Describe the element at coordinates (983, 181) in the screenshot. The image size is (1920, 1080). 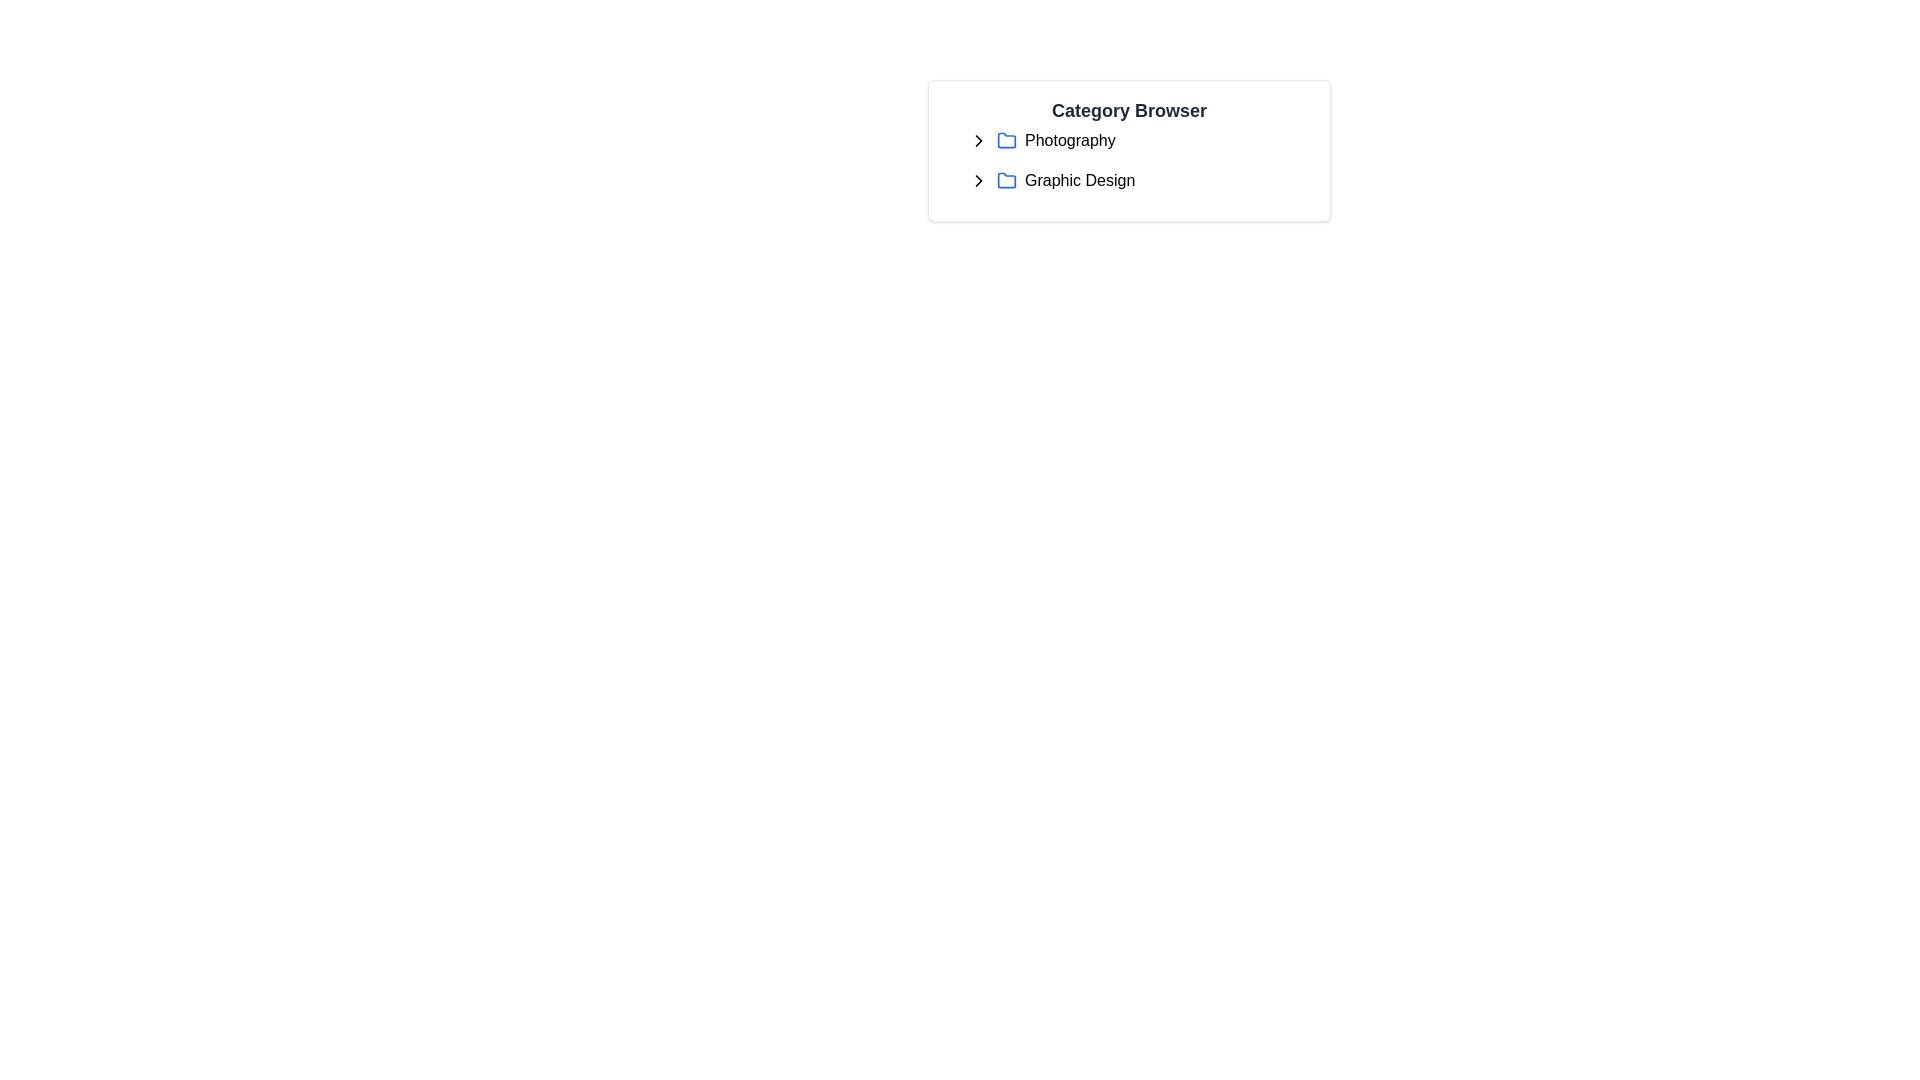
I see `the right-pointing chevron icon located to the left of the 'Graphic Design' text in the Category Browser panel` at that location.